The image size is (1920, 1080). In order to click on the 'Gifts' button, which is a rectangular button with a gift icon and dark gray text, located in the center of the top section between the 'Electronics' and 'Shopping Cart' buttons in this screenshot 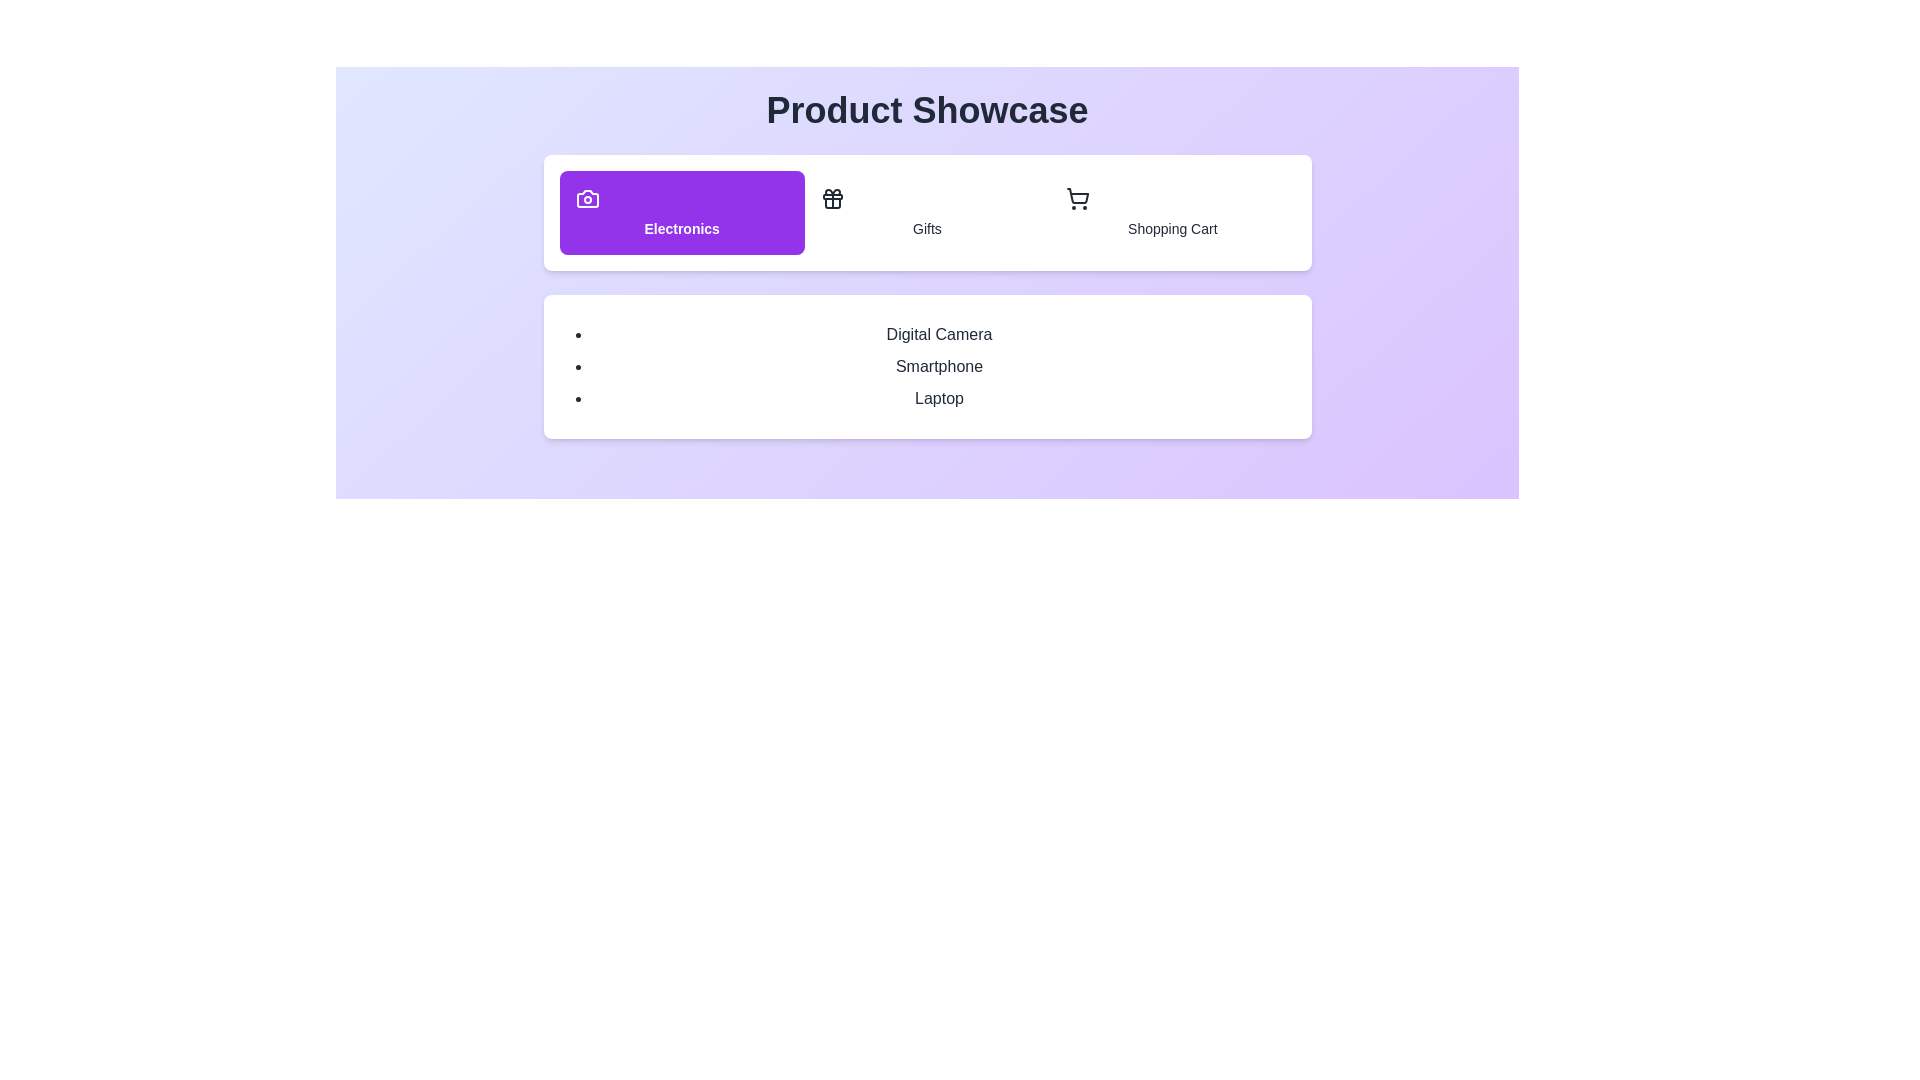, I will do `click(926, 212)`.